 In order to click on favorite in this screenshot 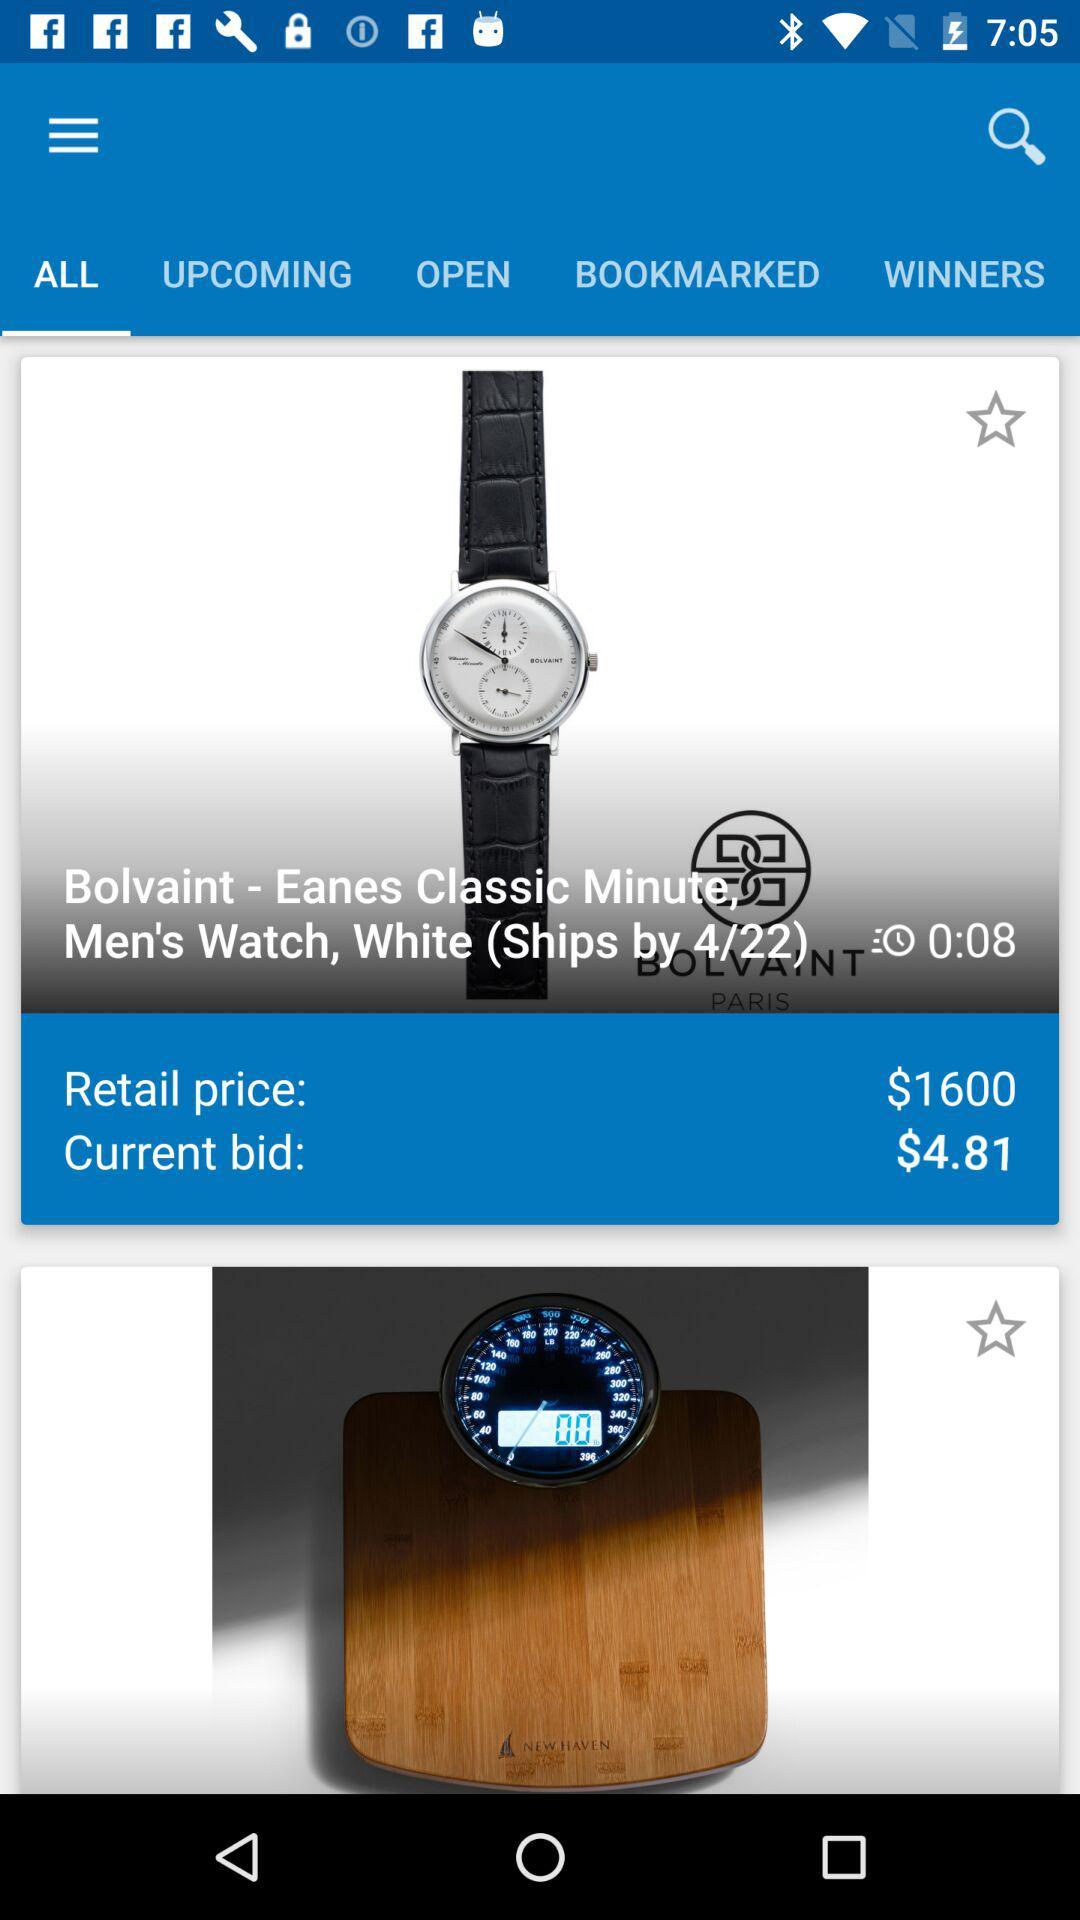, I will do `click(995, 419)`.